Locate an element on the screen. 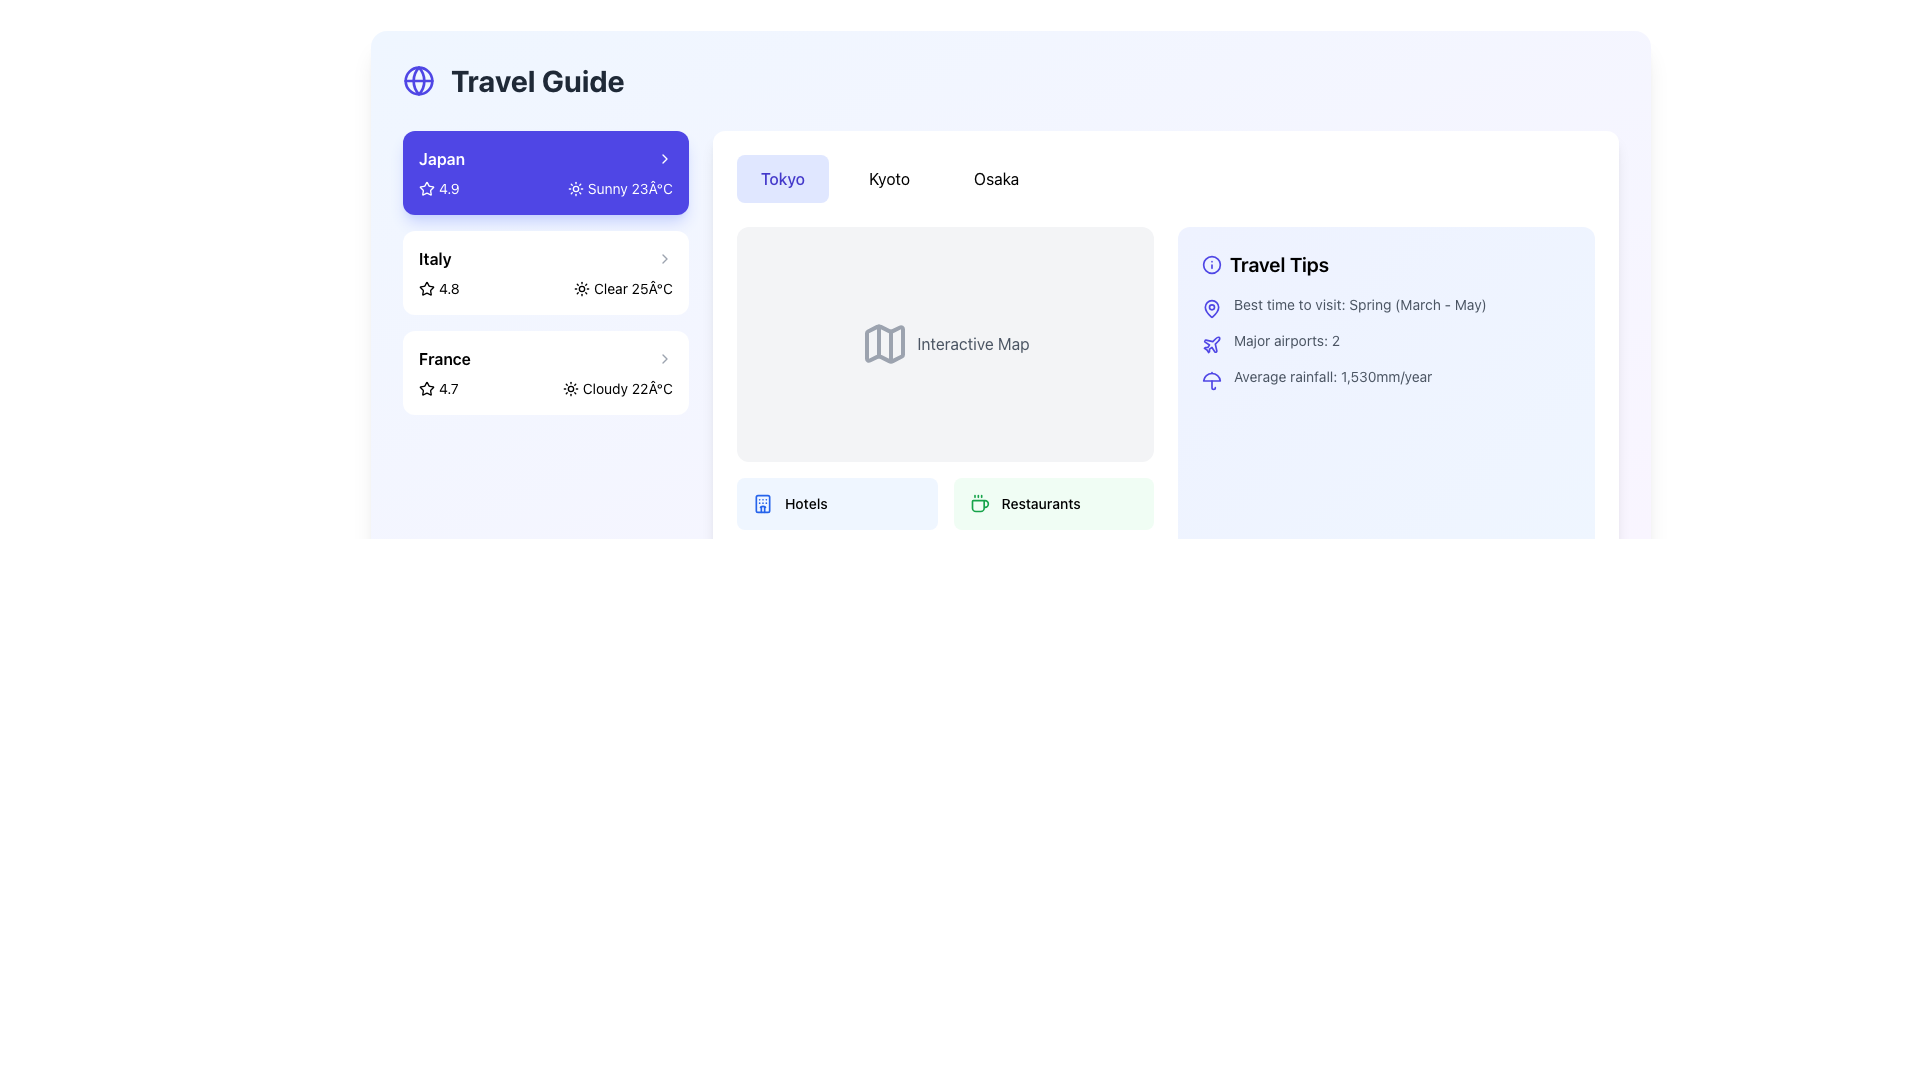  the outlined star icon next to the text '4.7' within the card labeled 'France' in the left-hand navigation panel is located at coordinates (426, 389).